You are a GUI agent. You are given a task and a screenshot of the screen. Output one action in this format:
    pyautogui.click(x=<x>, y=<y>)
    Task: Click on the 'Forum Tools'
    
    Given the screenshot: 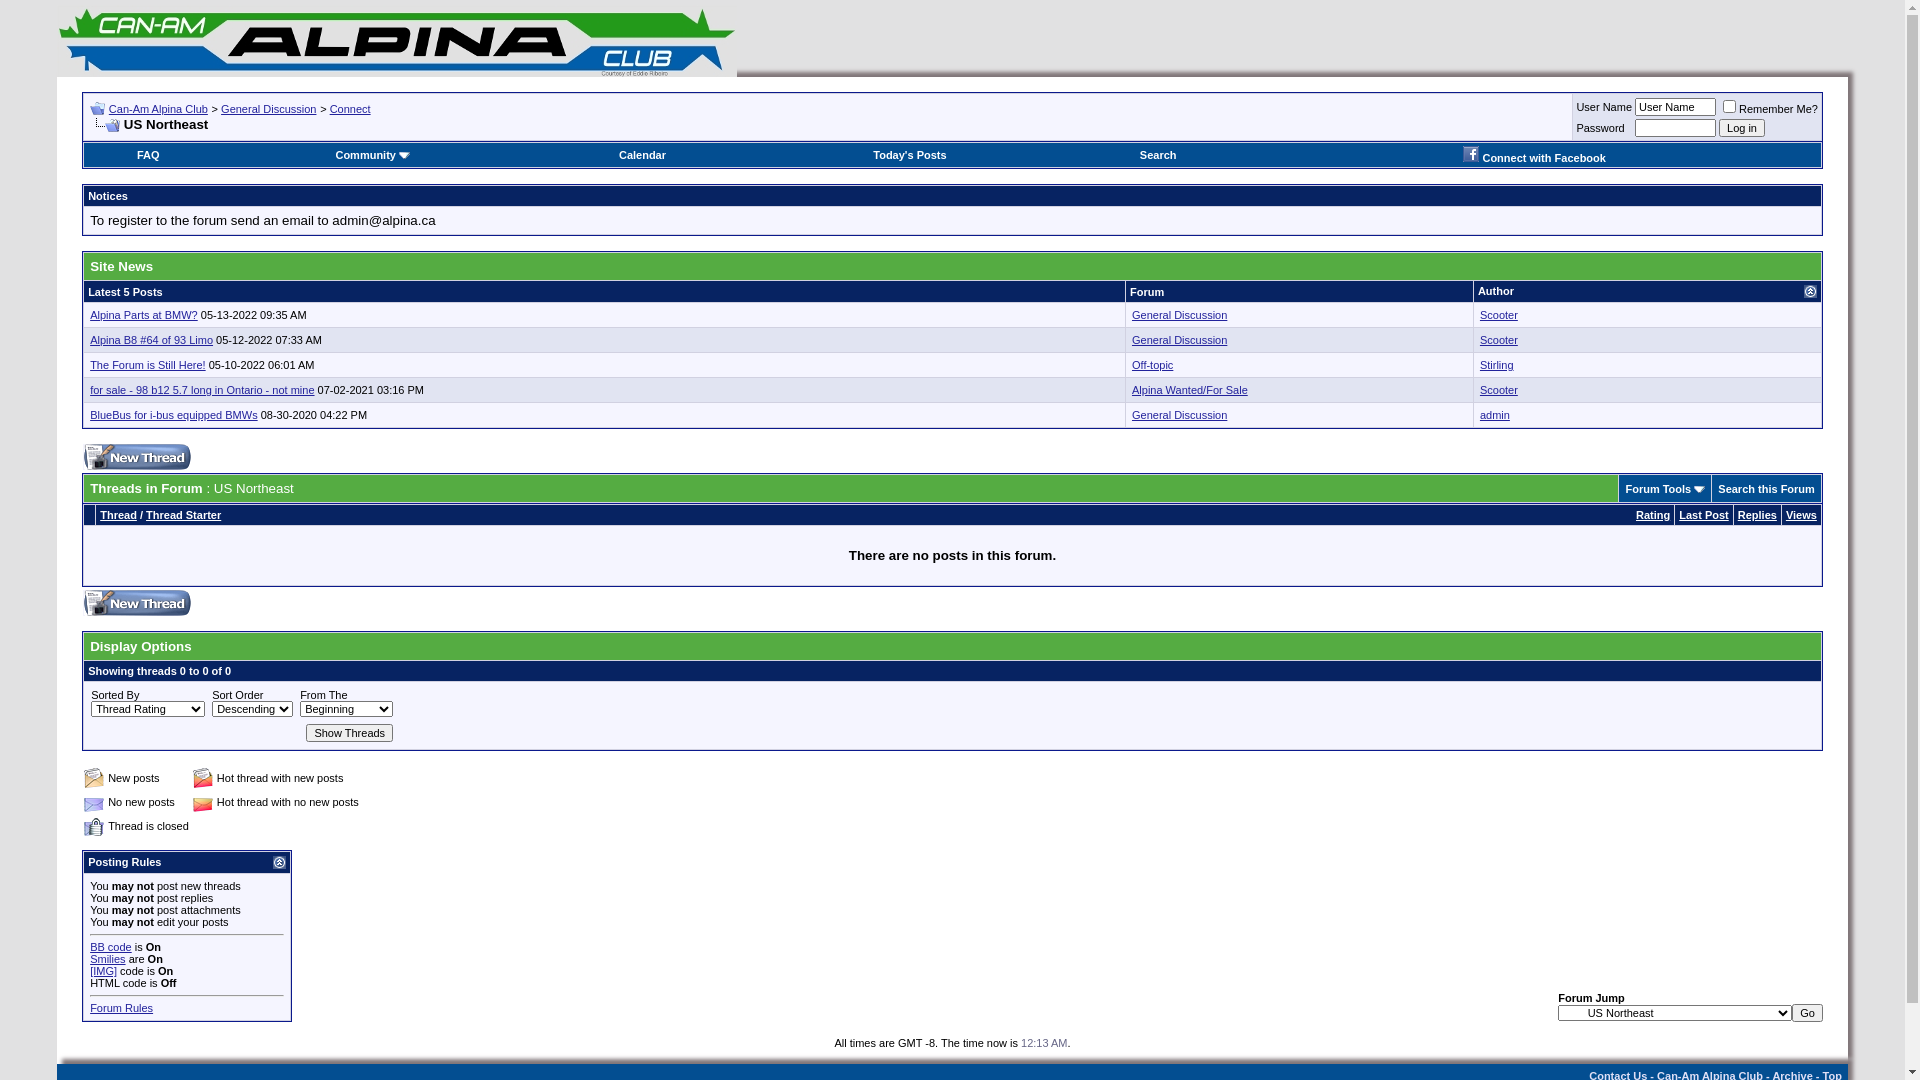 What is the action you would take?
    pyautogui.click(x=1657, y=488)
    